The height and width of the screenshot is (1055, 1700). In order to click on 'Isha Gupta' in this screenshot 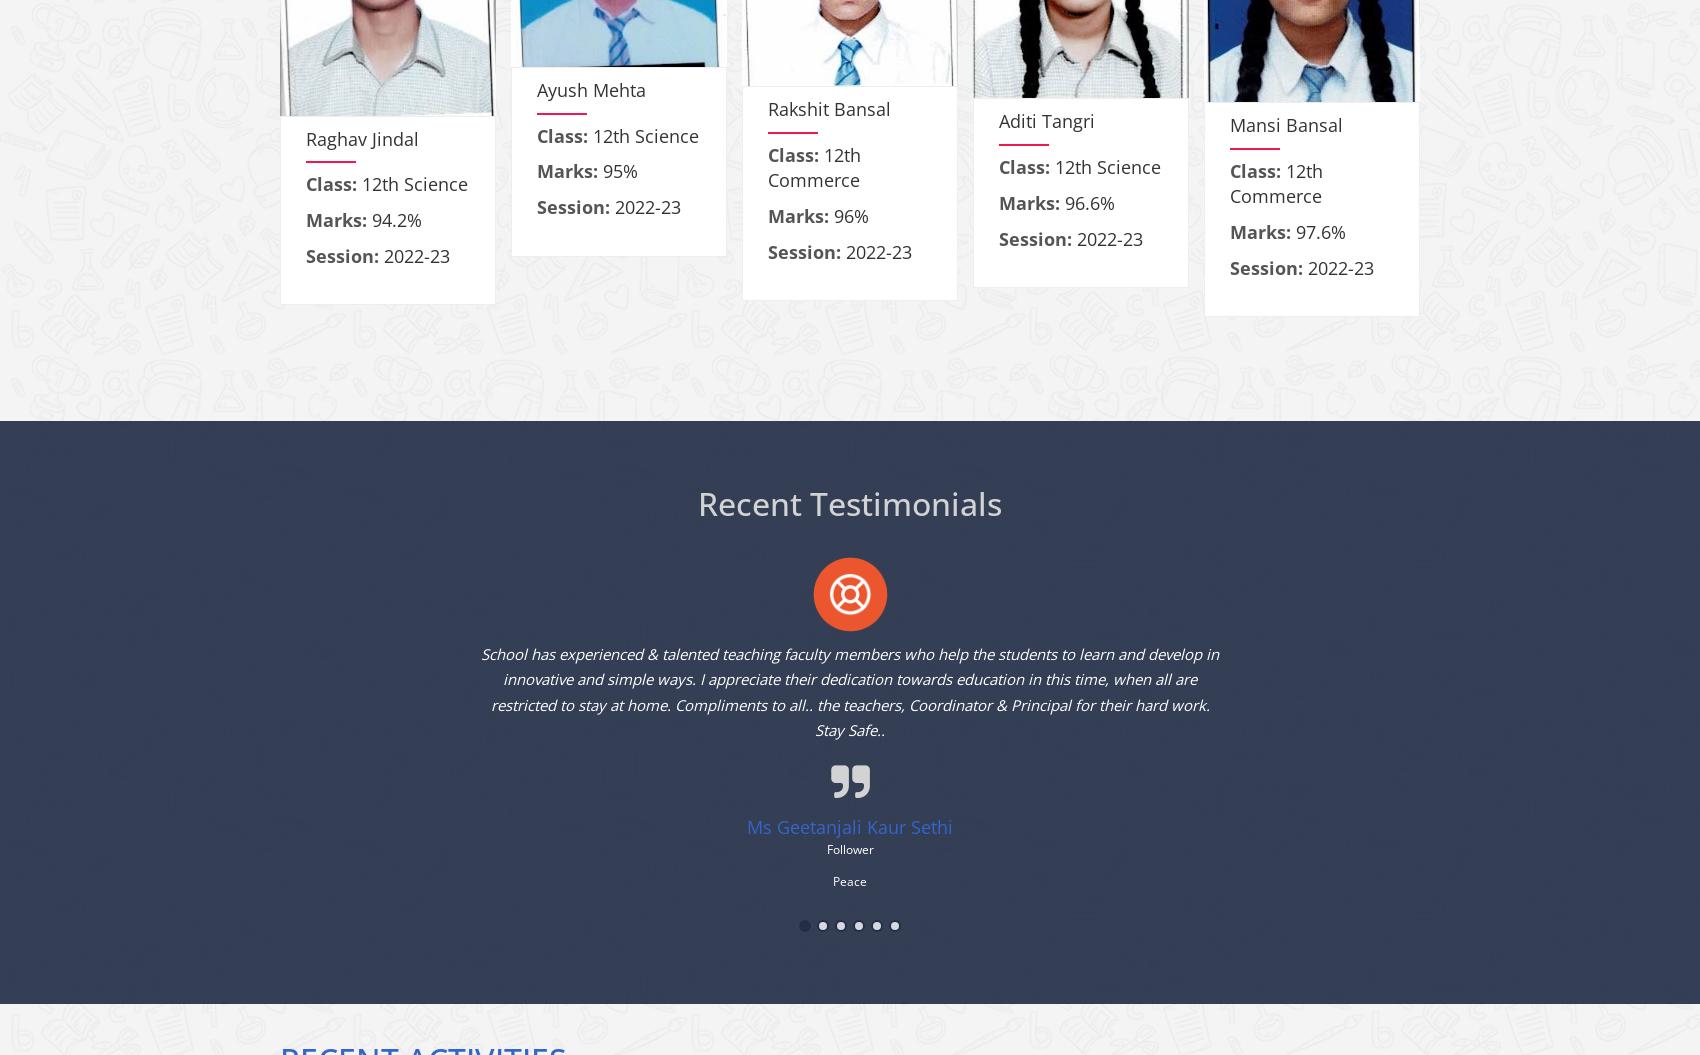, I will do `click(119, 171)`.